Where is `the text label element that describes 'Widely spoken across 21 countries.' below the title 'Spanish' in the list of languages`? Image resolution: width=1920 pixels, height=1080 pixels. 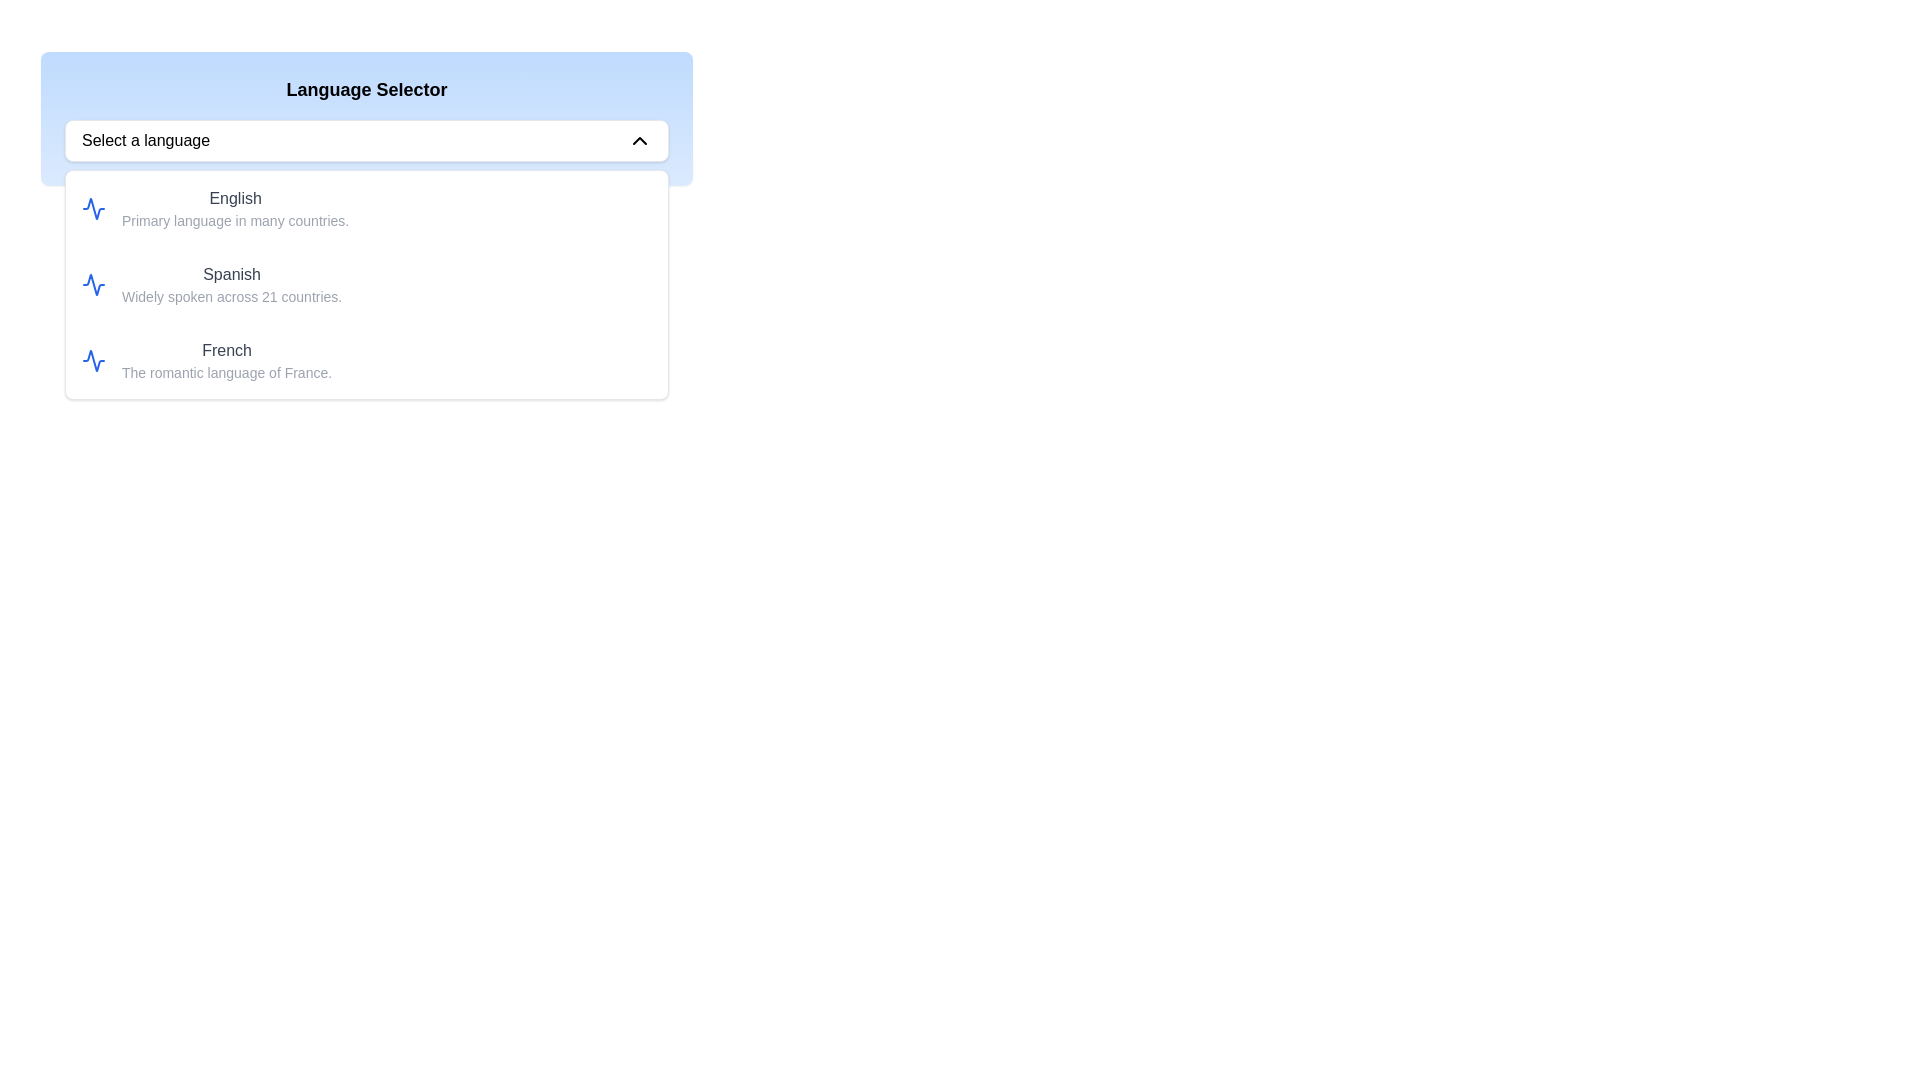 the text label element that describes 'Widely spoken across 21 countries.' below the title 'Spanish' in the list of languages is located at coordinates (232, 297).